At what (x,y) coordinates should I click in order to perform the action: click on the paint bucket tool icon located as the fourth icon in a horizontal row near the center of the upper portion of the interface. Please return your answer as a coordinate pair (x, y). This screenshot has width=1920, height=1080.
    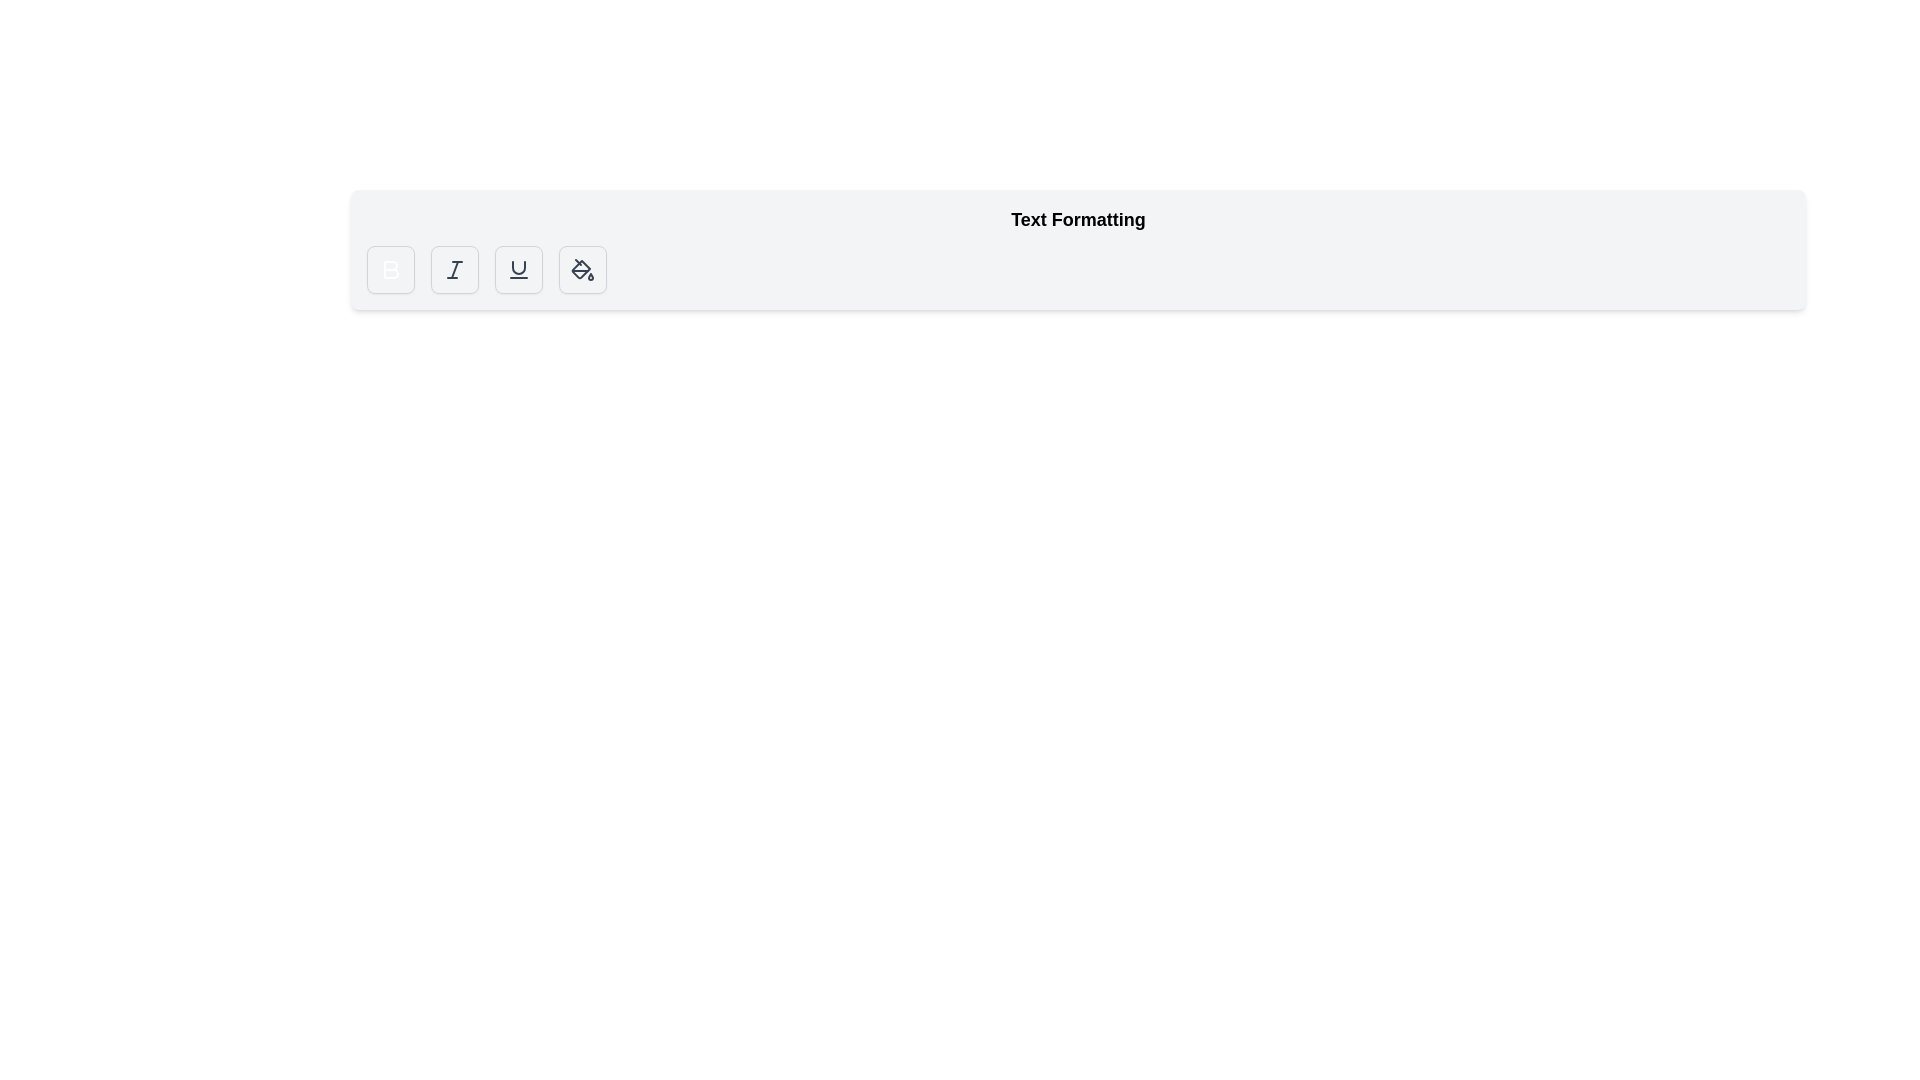
    Looking at the image, I should click on (580, 268).